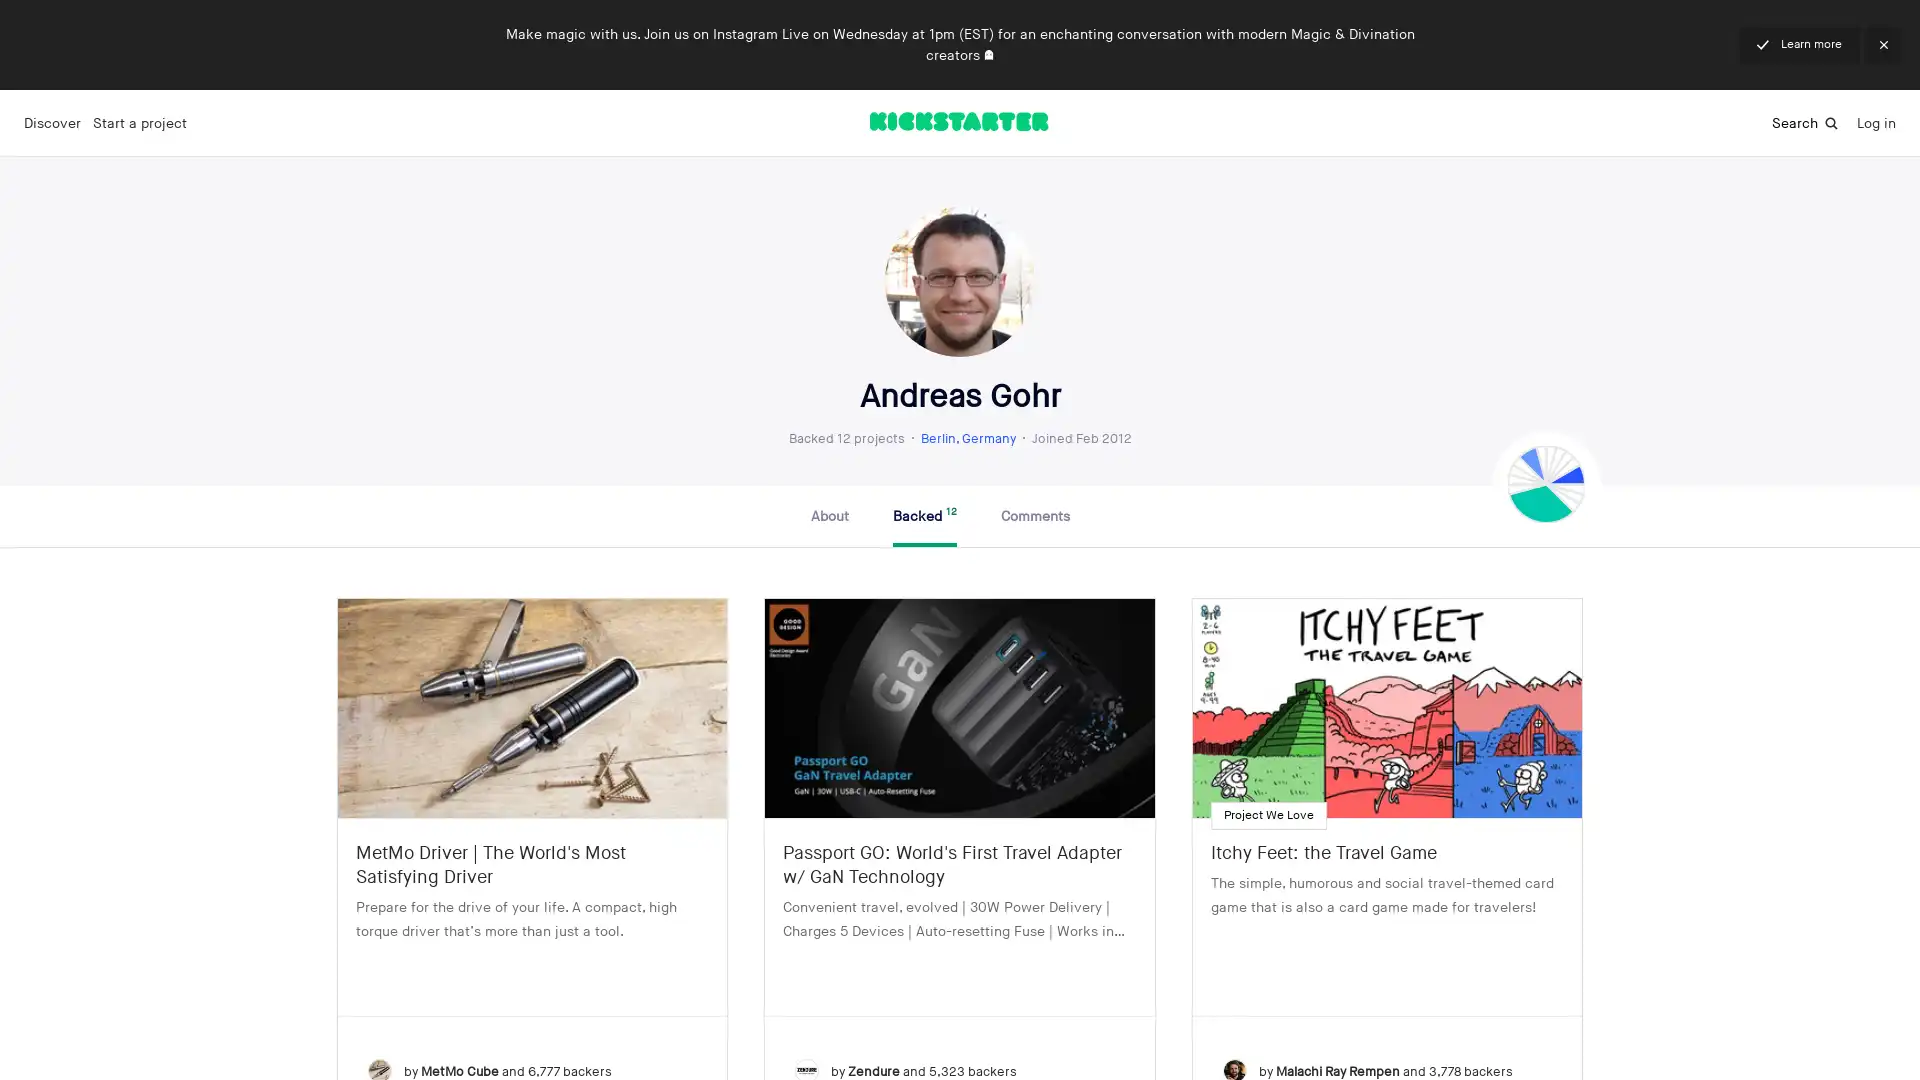 The image size is (1920, 1080). I want to click on Search, so click(1805, 122).